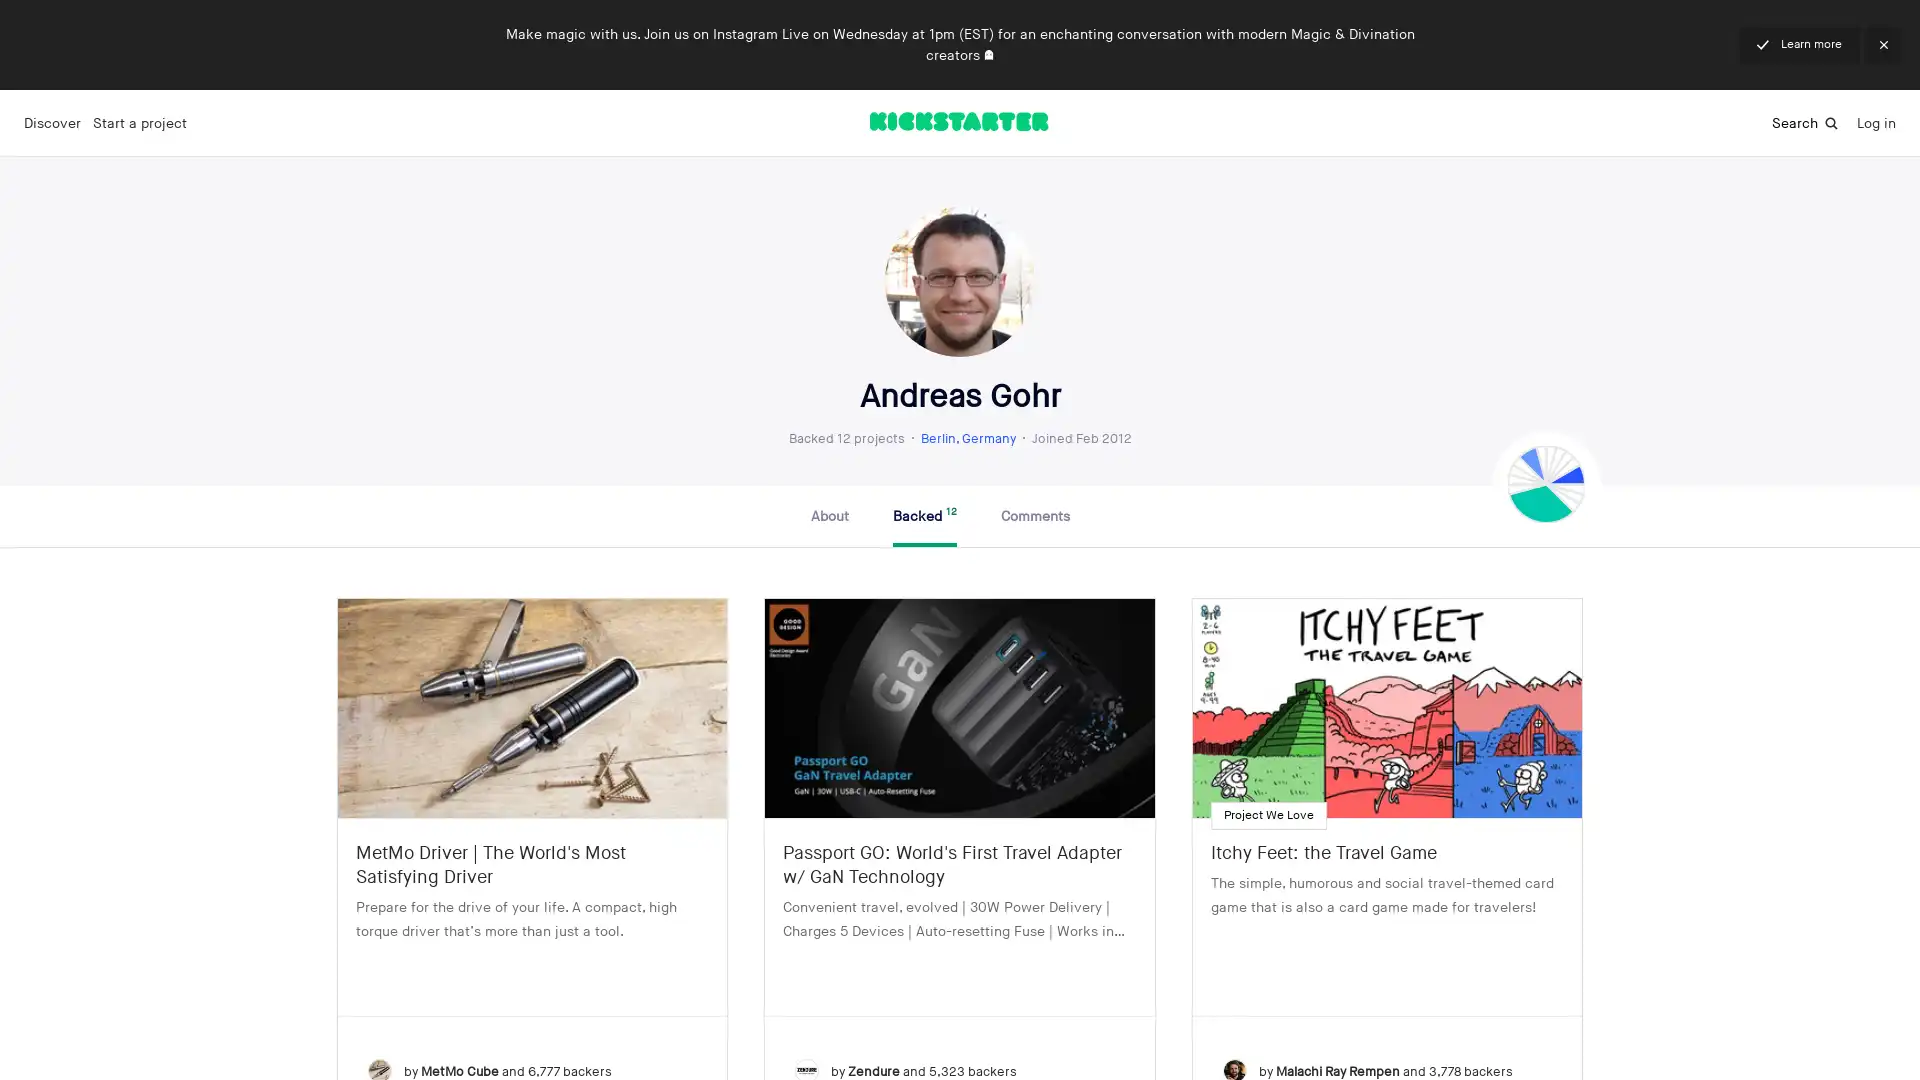 The image size is (1920, 1080). I want to click on Search, so click(1805, 122).